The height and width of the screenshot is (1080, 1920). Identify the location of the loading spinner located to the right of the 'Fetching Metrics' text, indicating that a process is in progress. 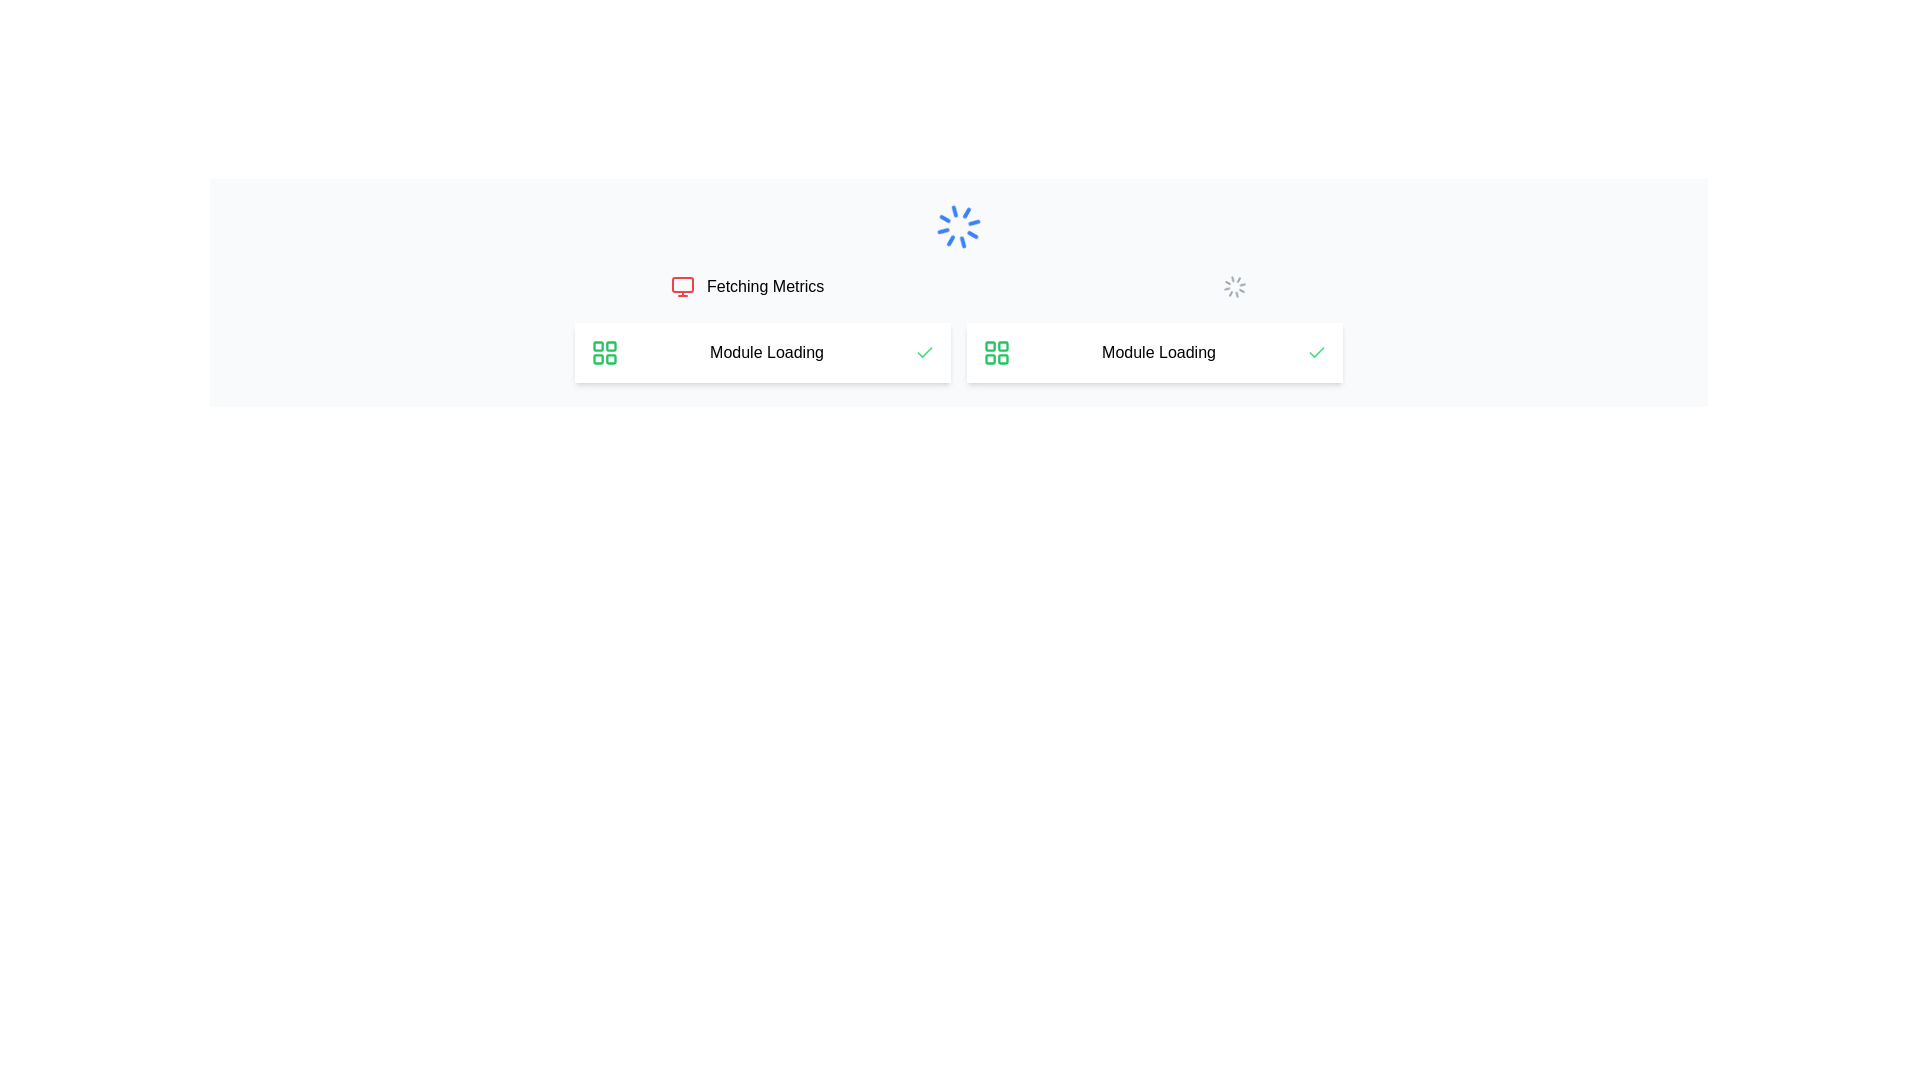
(1233, 286).